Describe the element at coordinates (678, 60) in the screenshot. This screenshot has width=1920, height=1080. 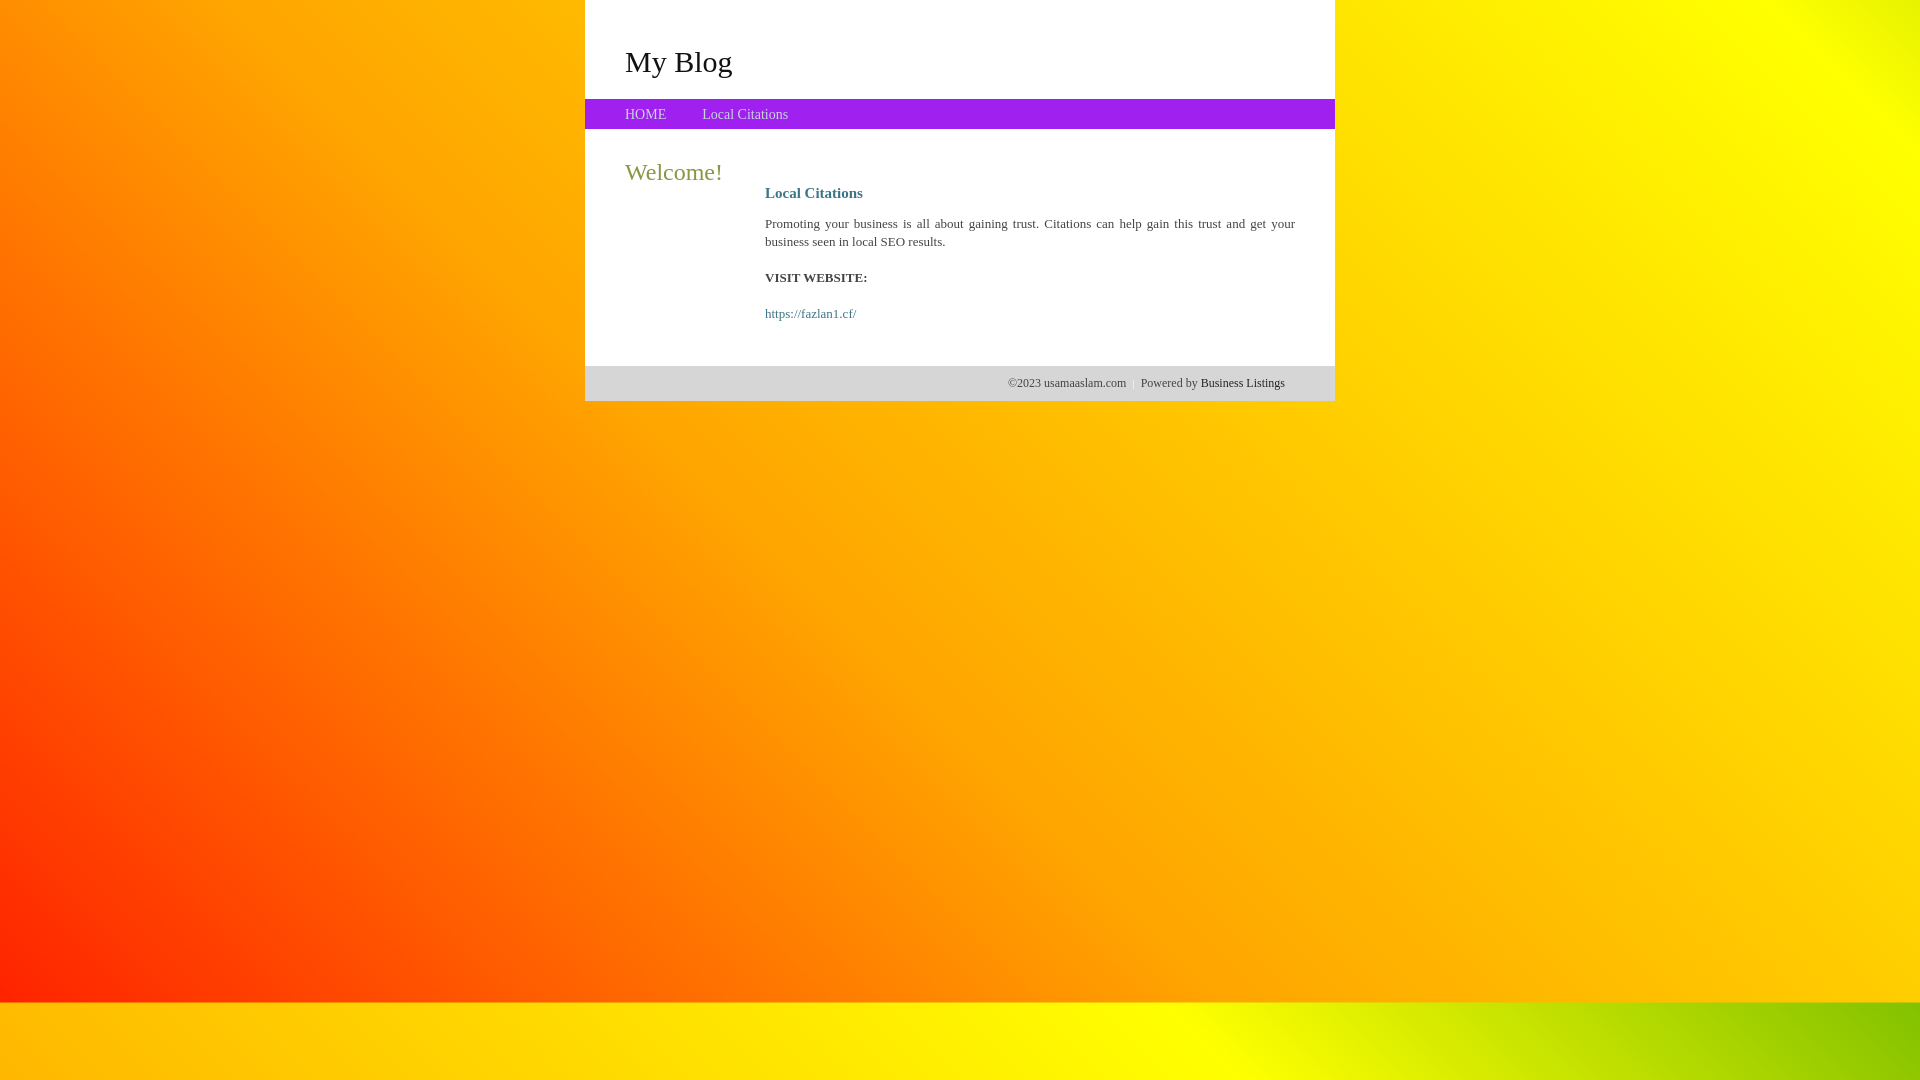
I see `'My Blog'` at that location.